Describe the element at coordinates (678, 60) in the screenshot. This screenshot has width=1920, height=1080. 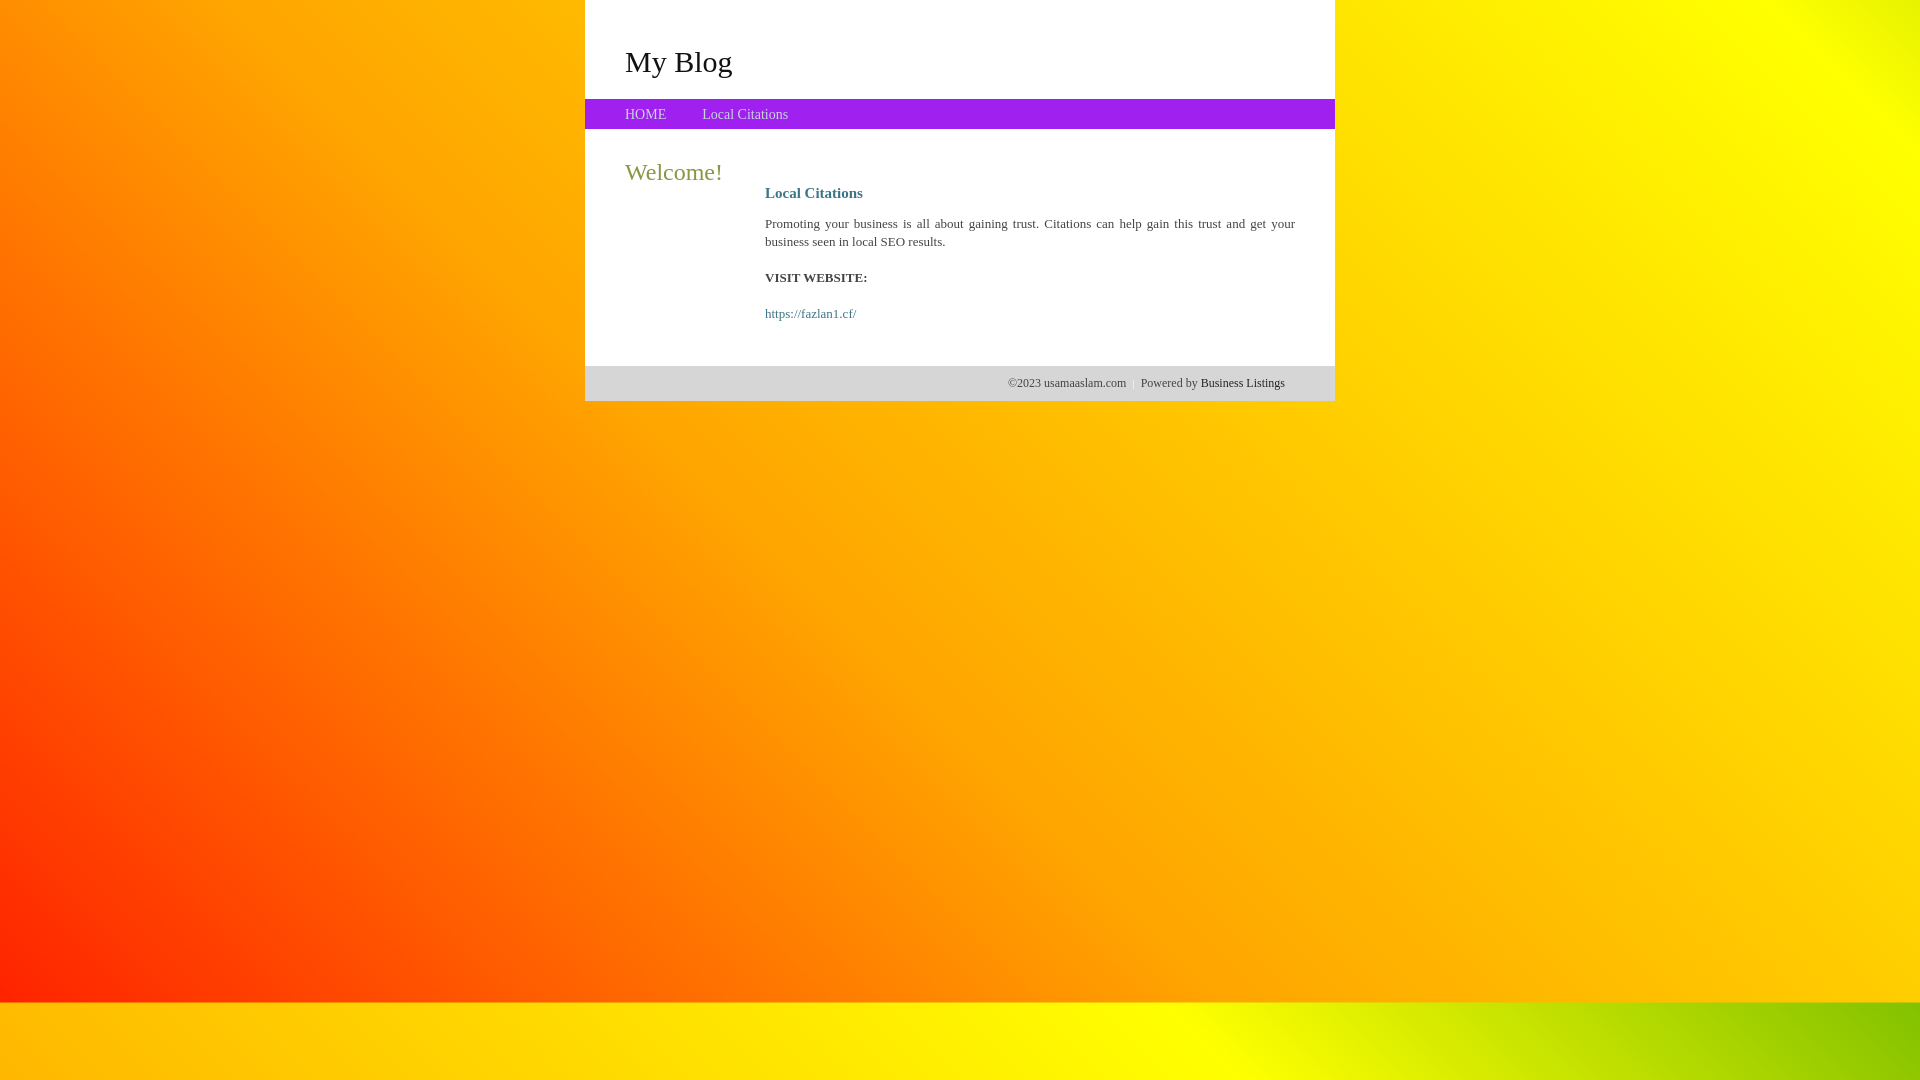
I see `'My Blog'` at that location.